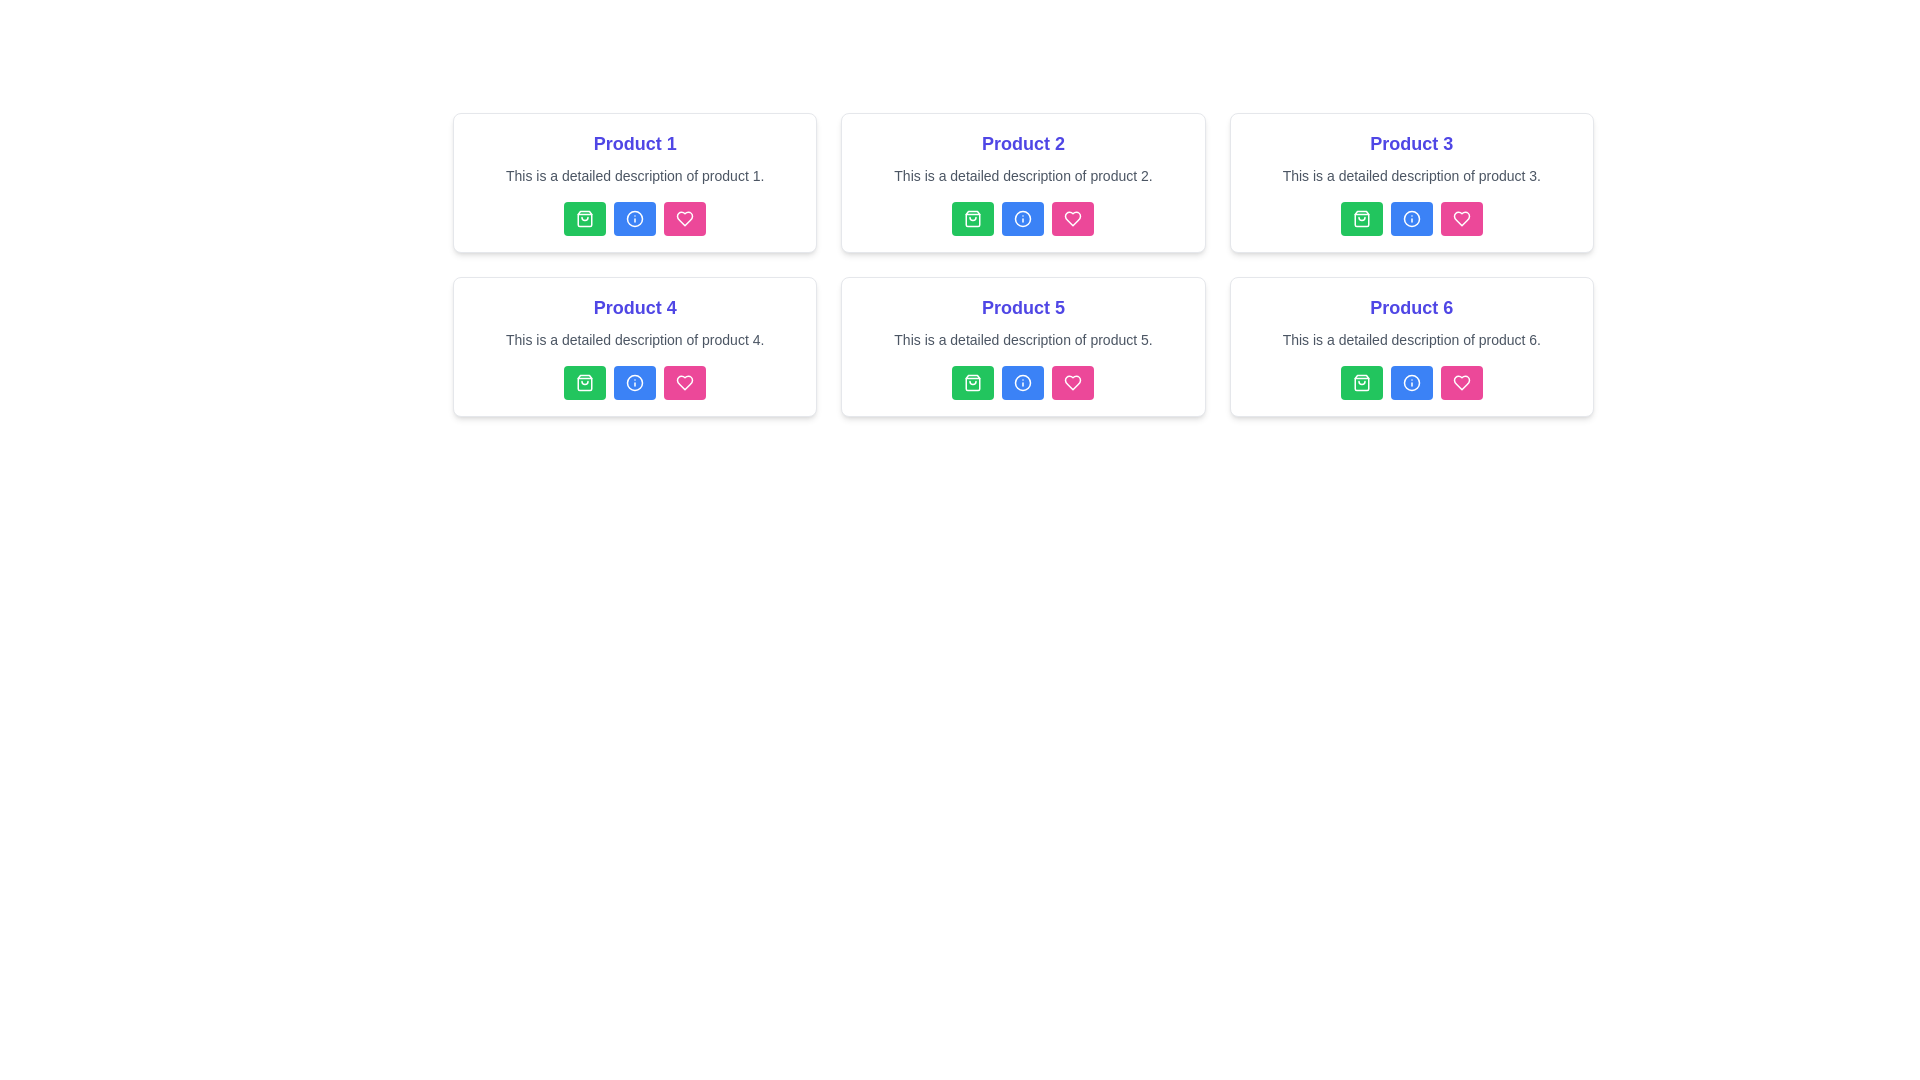 The width and height of the screenshot is (1920, 1080). I want to click on the 'like' or 'favorite' icon within the button for 'Product 6', so click(1461, 382).